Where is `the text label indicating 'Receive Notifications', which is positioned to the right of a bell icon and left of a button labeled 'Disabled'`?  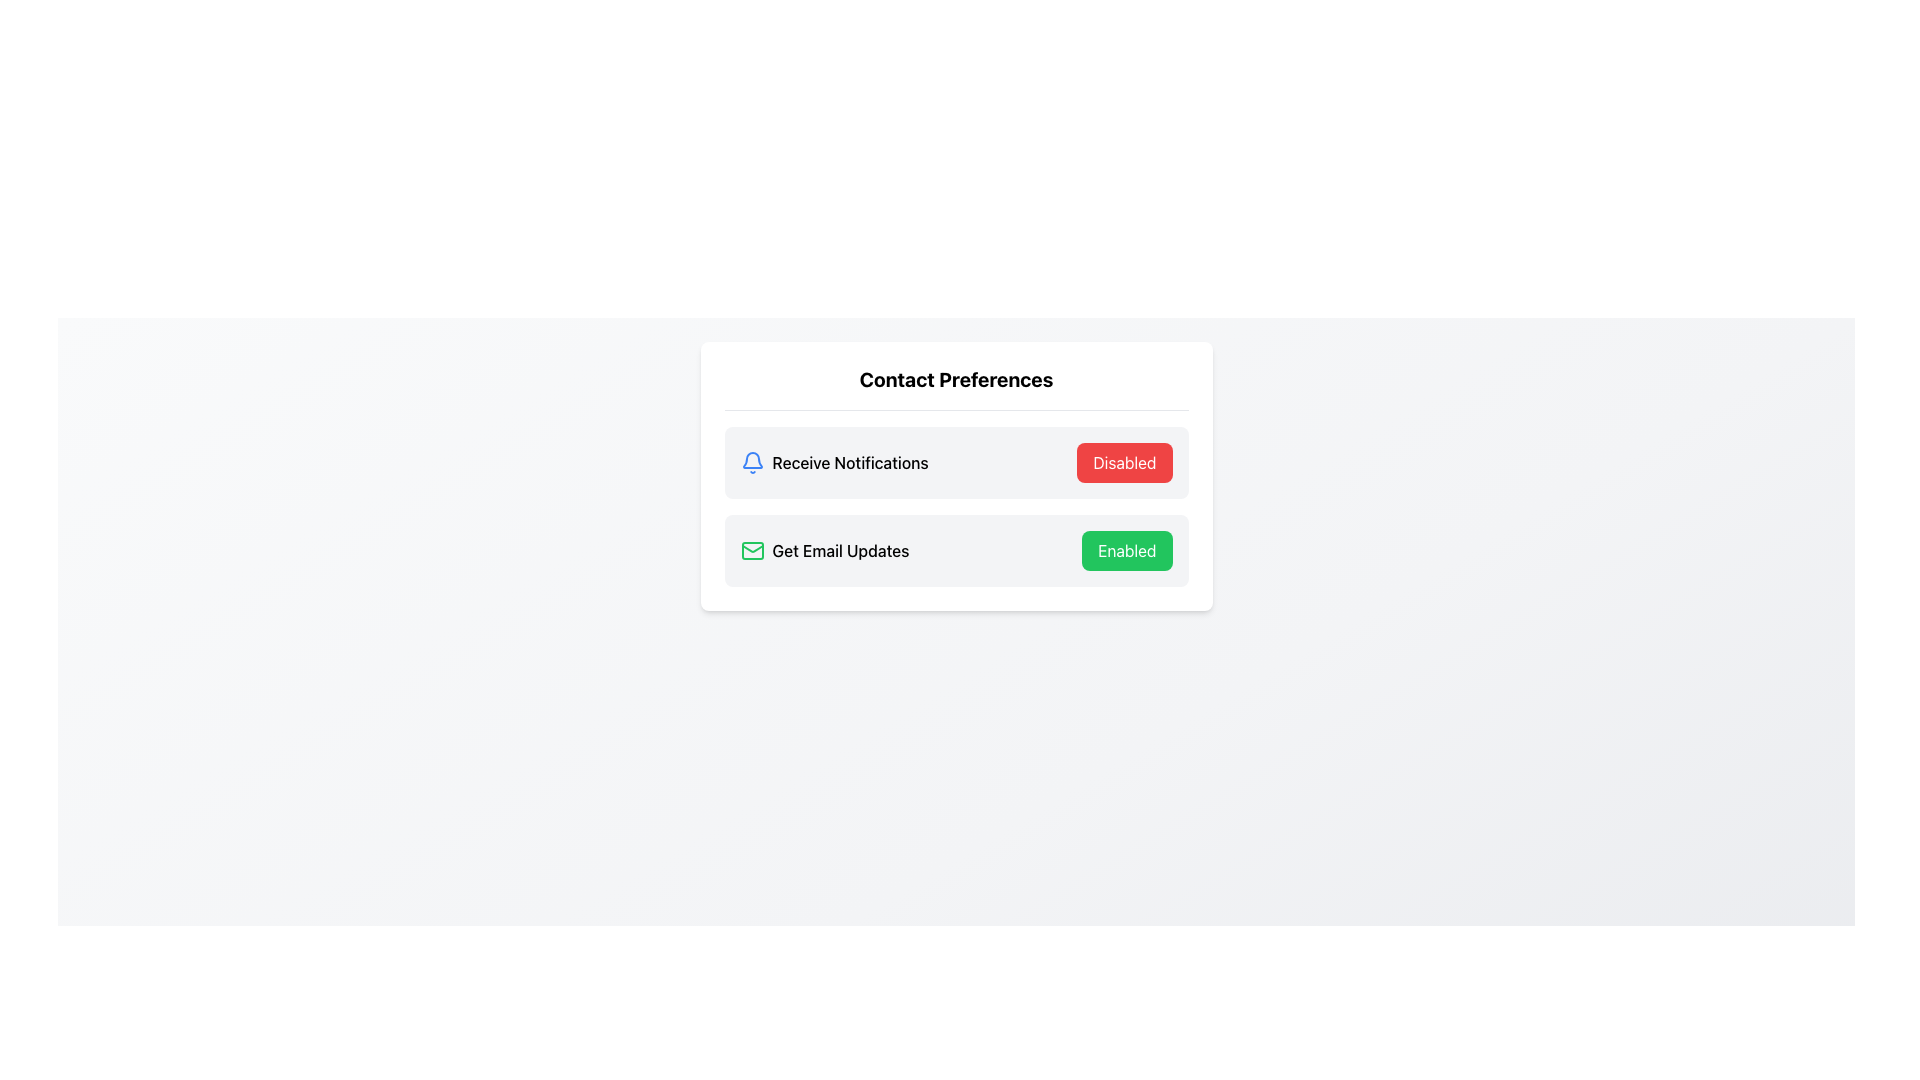 the text label indicating 'Receive Notifications', which is positioned to the right of a bell icon and left of a button labeled 'Disabled' is located at coordinates (850, 462).